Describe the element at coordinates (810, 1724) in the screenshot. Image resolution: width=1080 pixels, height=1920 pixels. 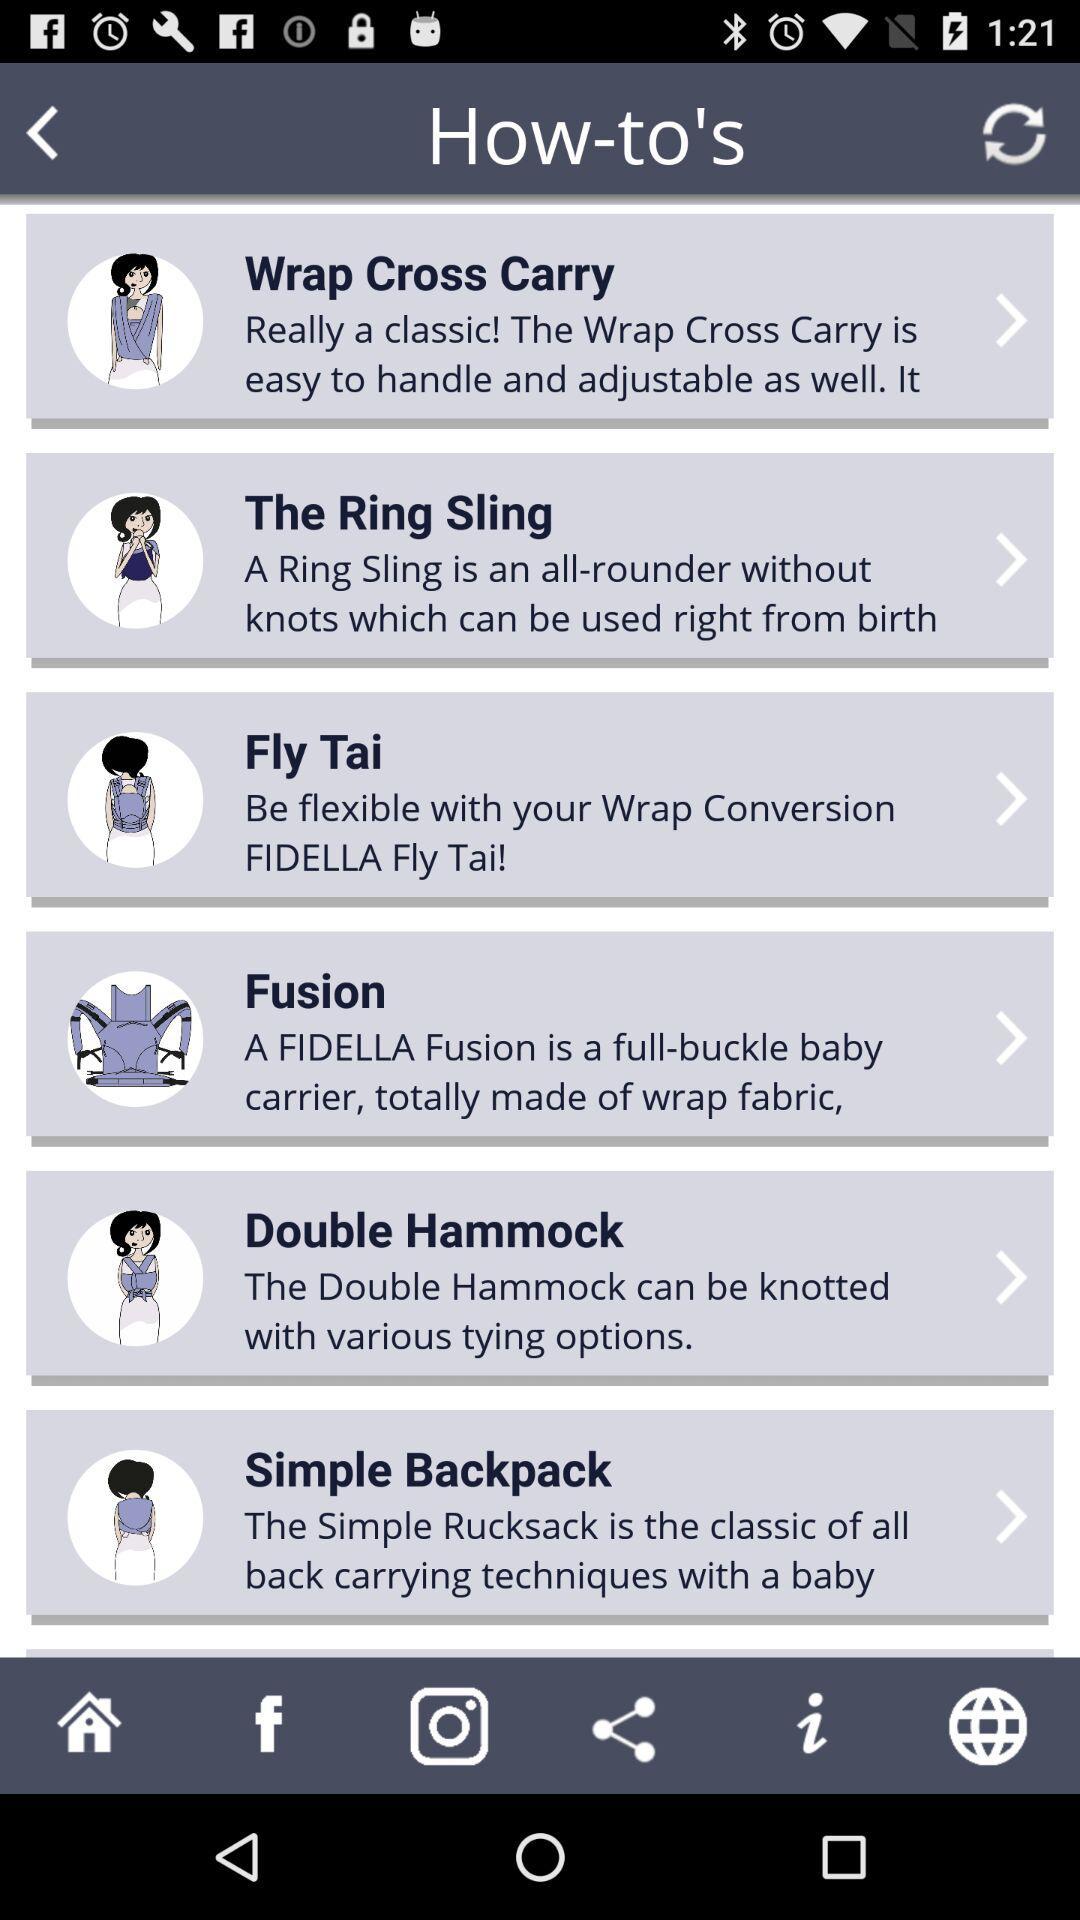
I see `item below the the simple rucksack icon` at that location.